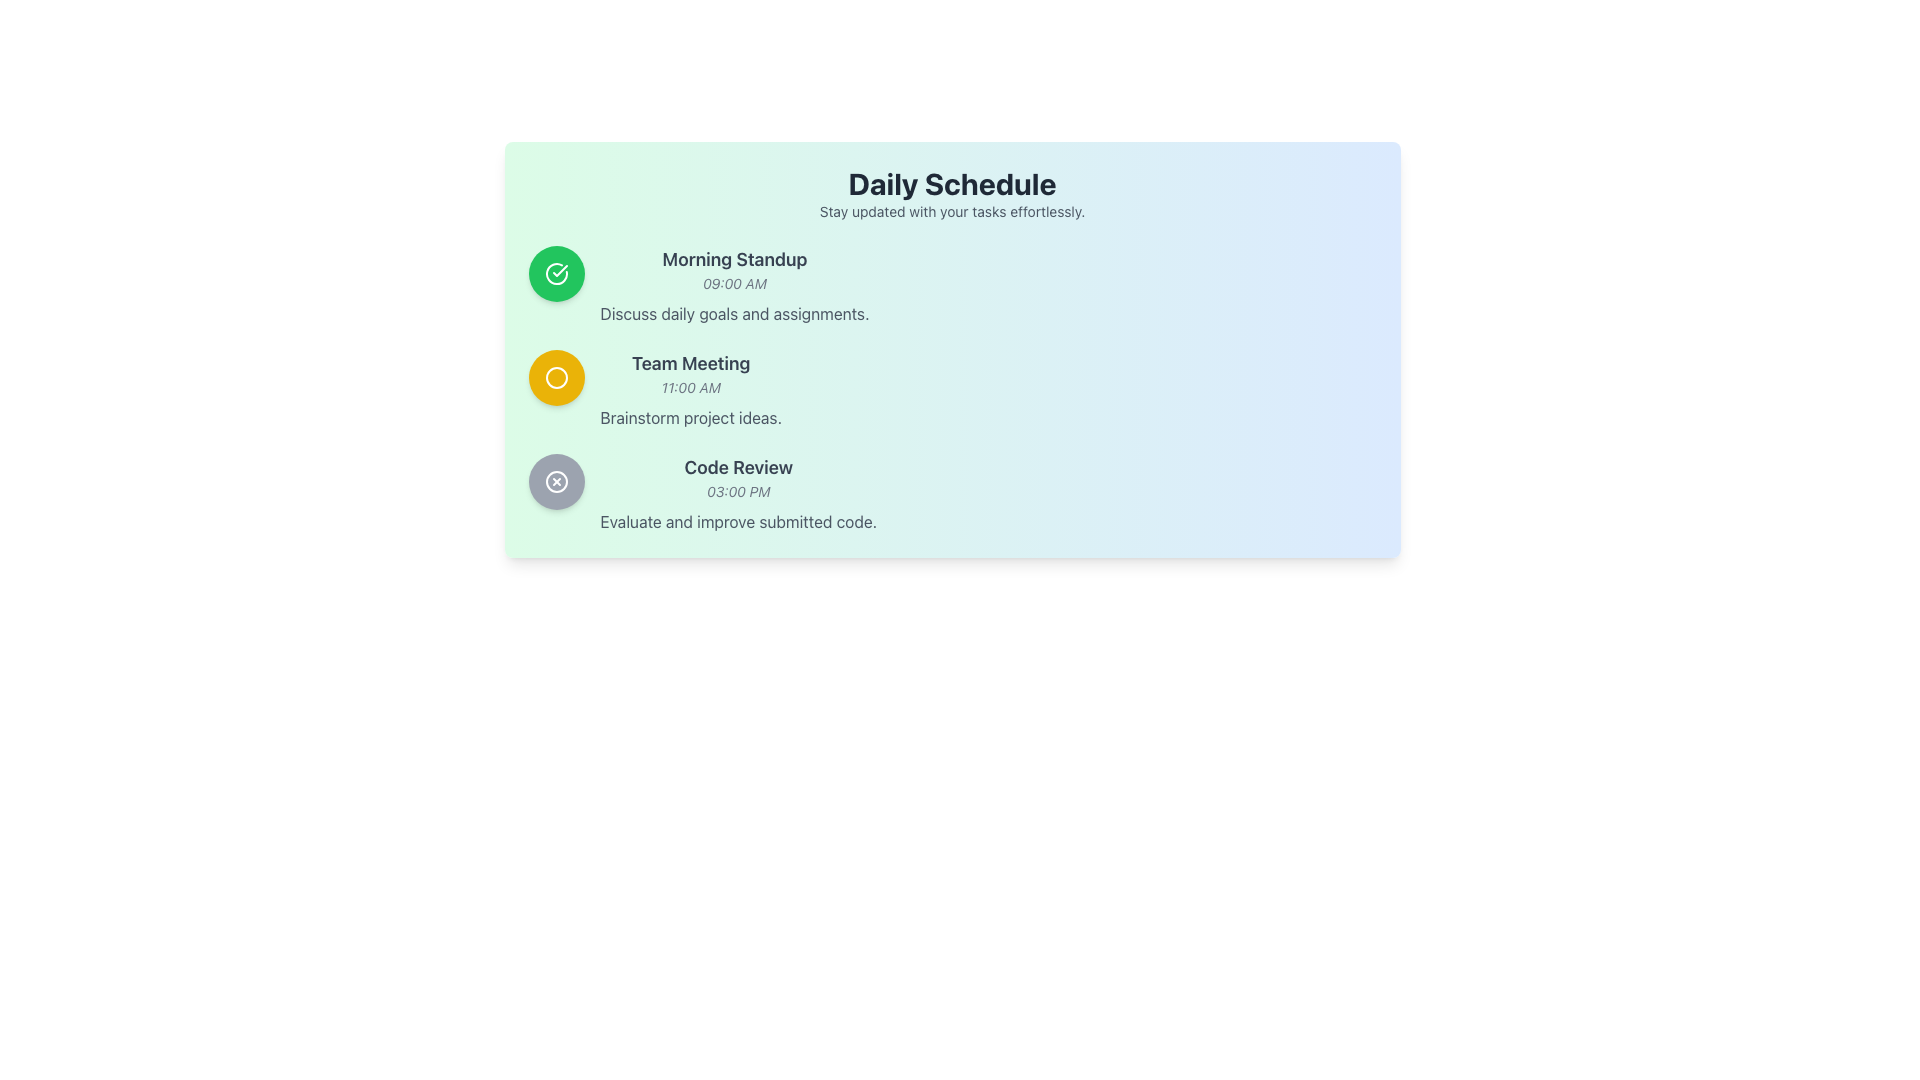 The image size is (1920, 1080). What do you see at coordinates (951, 193) in the screenshot?
I see `information presented in the header titled 'Daily Schedule' and the subtitle 'Stay updated with your tasks effortlessly.' which is located at the top section of the interface with a gradient background` at bounding box center [951, 193].